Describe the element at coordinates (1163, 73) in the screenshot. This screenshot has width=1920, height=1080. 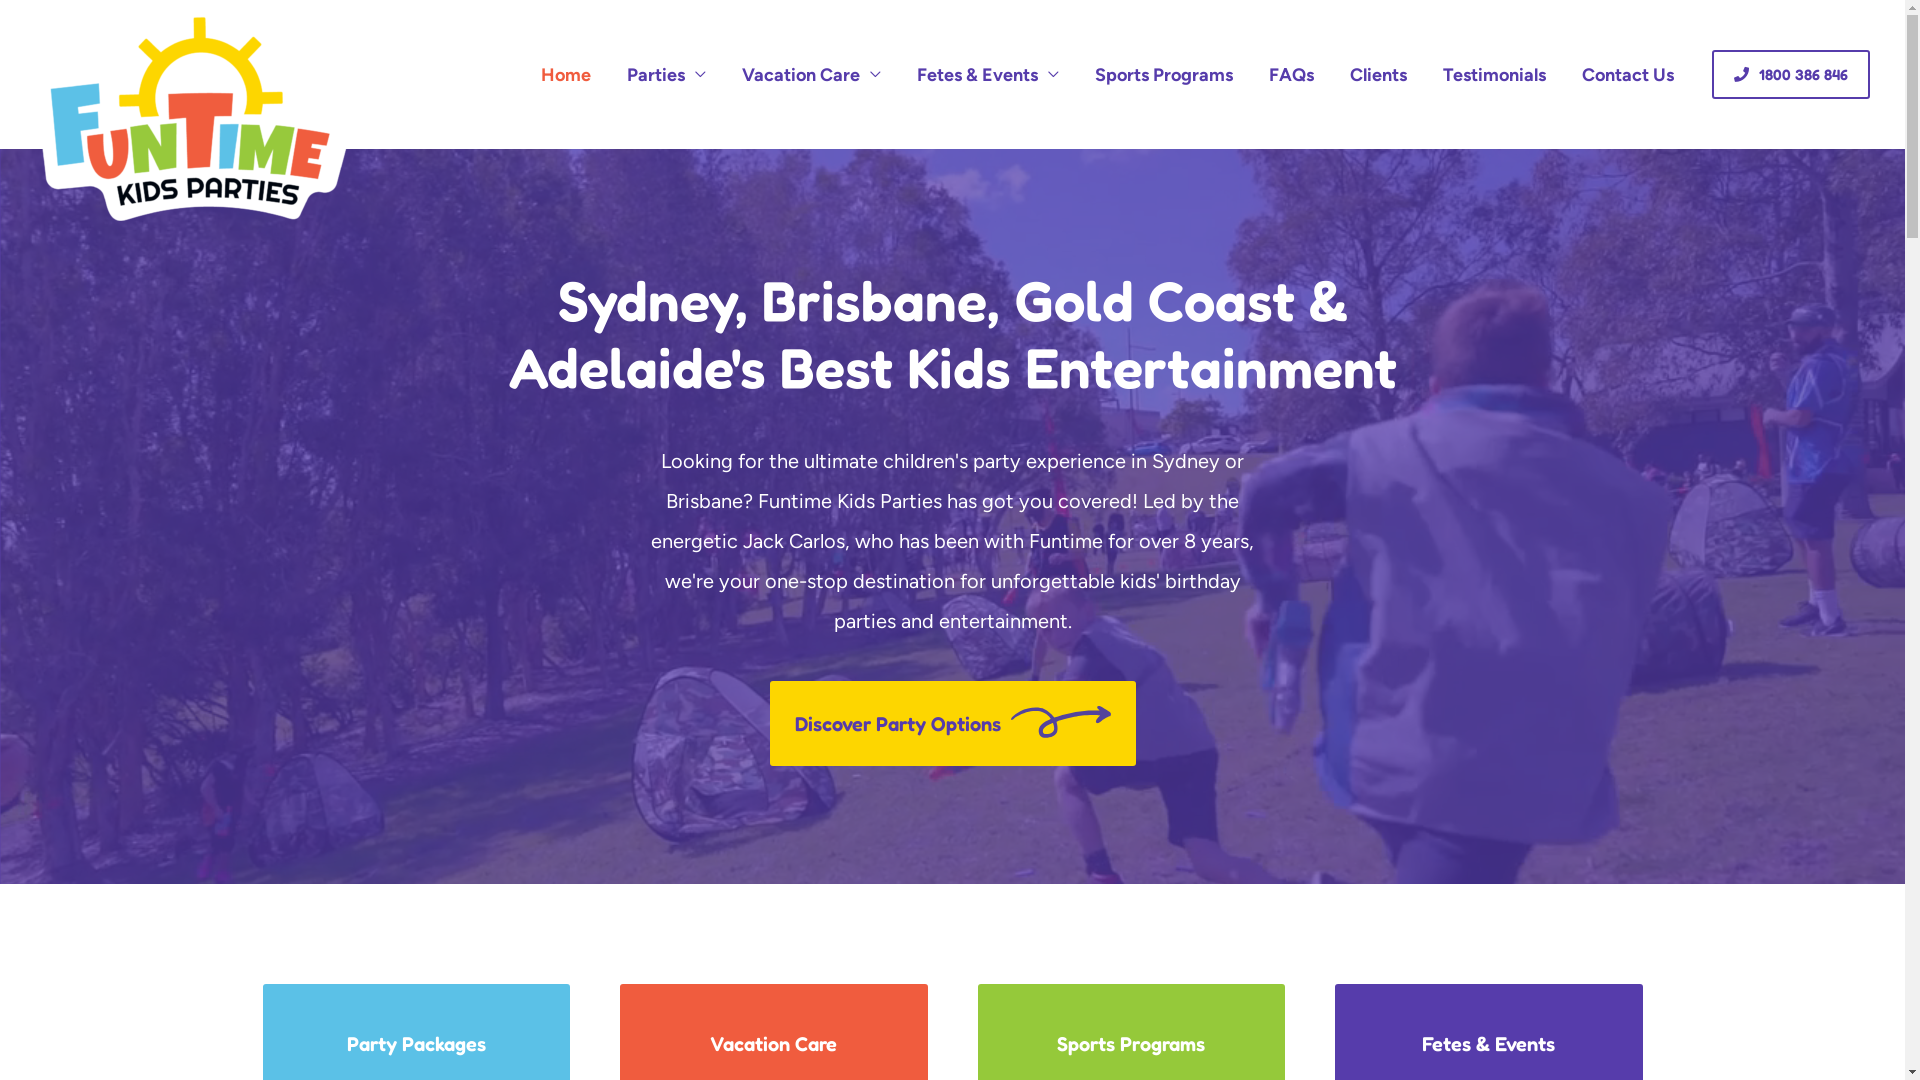
I see `'Sports Programs'` at that location.